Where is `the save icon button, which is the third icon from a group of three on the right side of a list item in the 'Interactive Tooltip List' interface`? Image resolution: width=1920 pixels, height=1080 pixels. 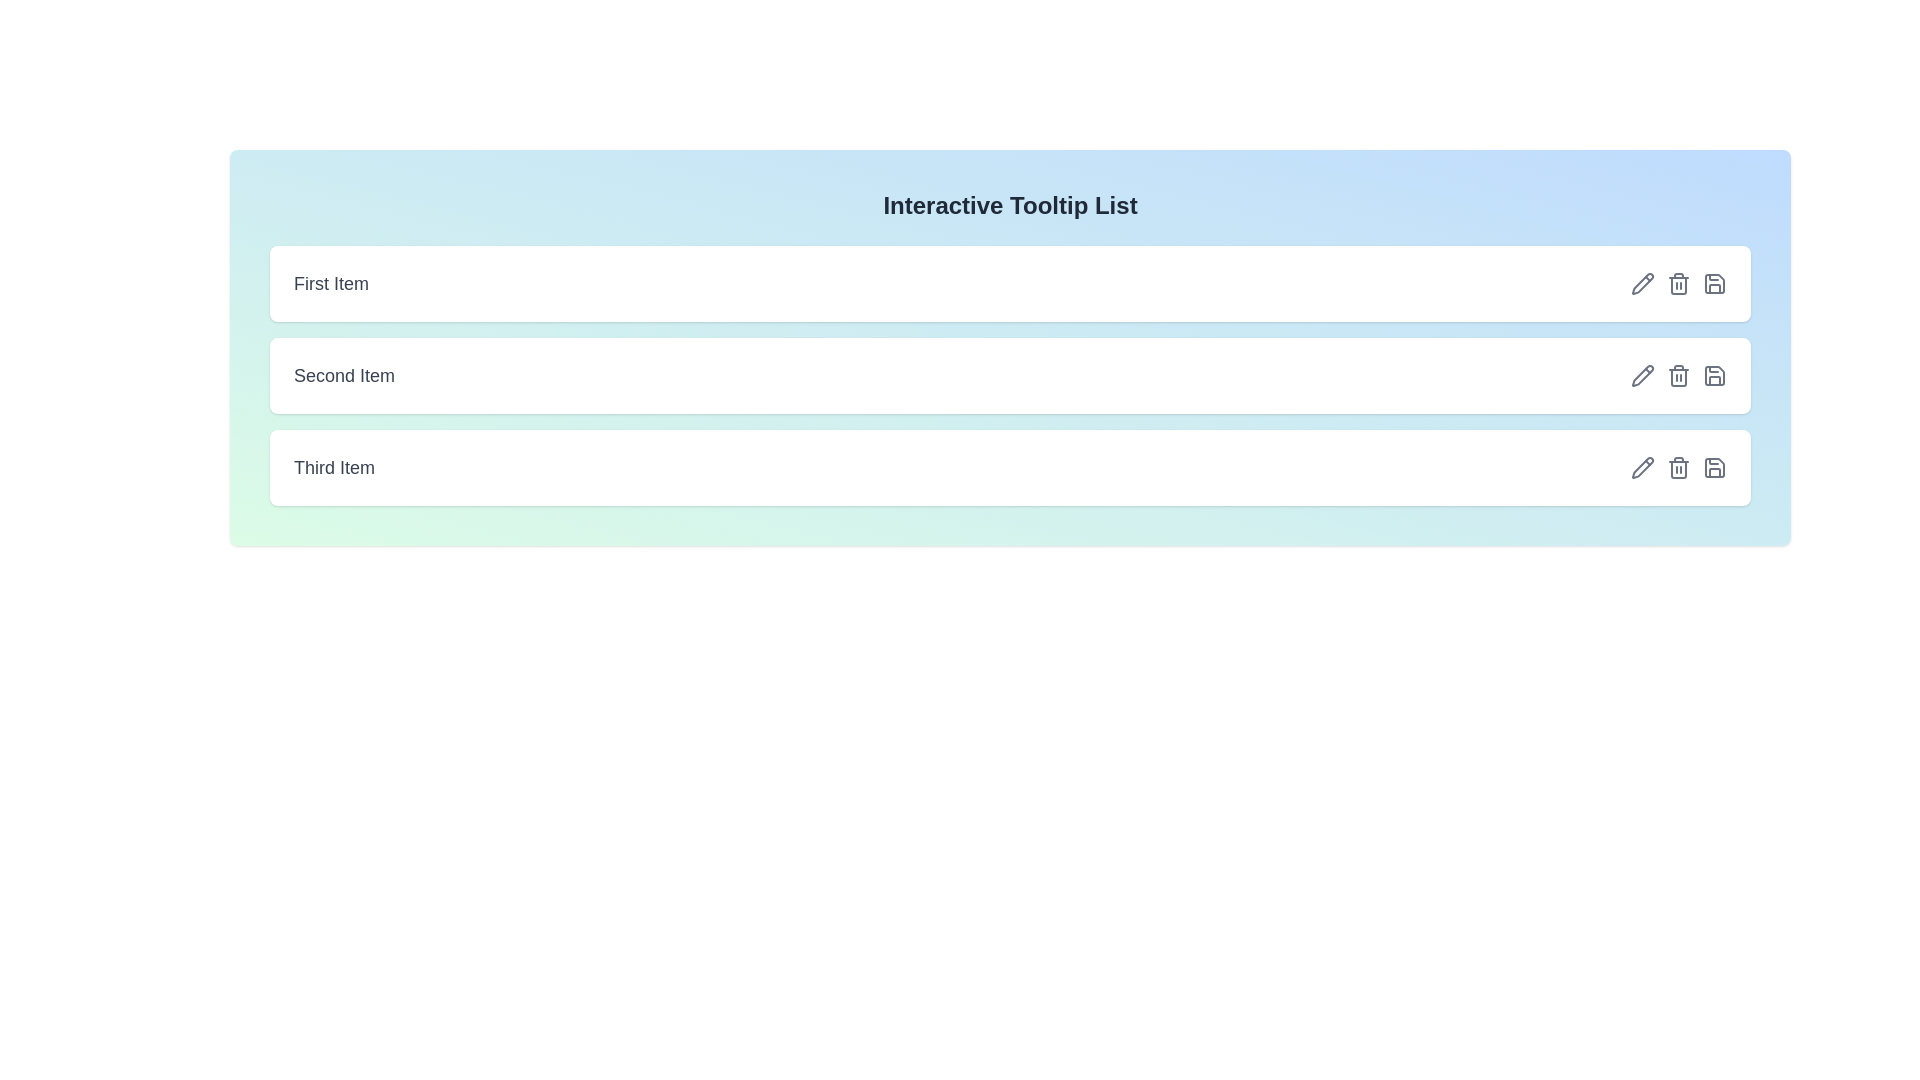
the save icon button, which is the third icon from a group of three on the right side of a list item in the 'Interactive Tooltip List' interface is located at coordinates (1713, 284).